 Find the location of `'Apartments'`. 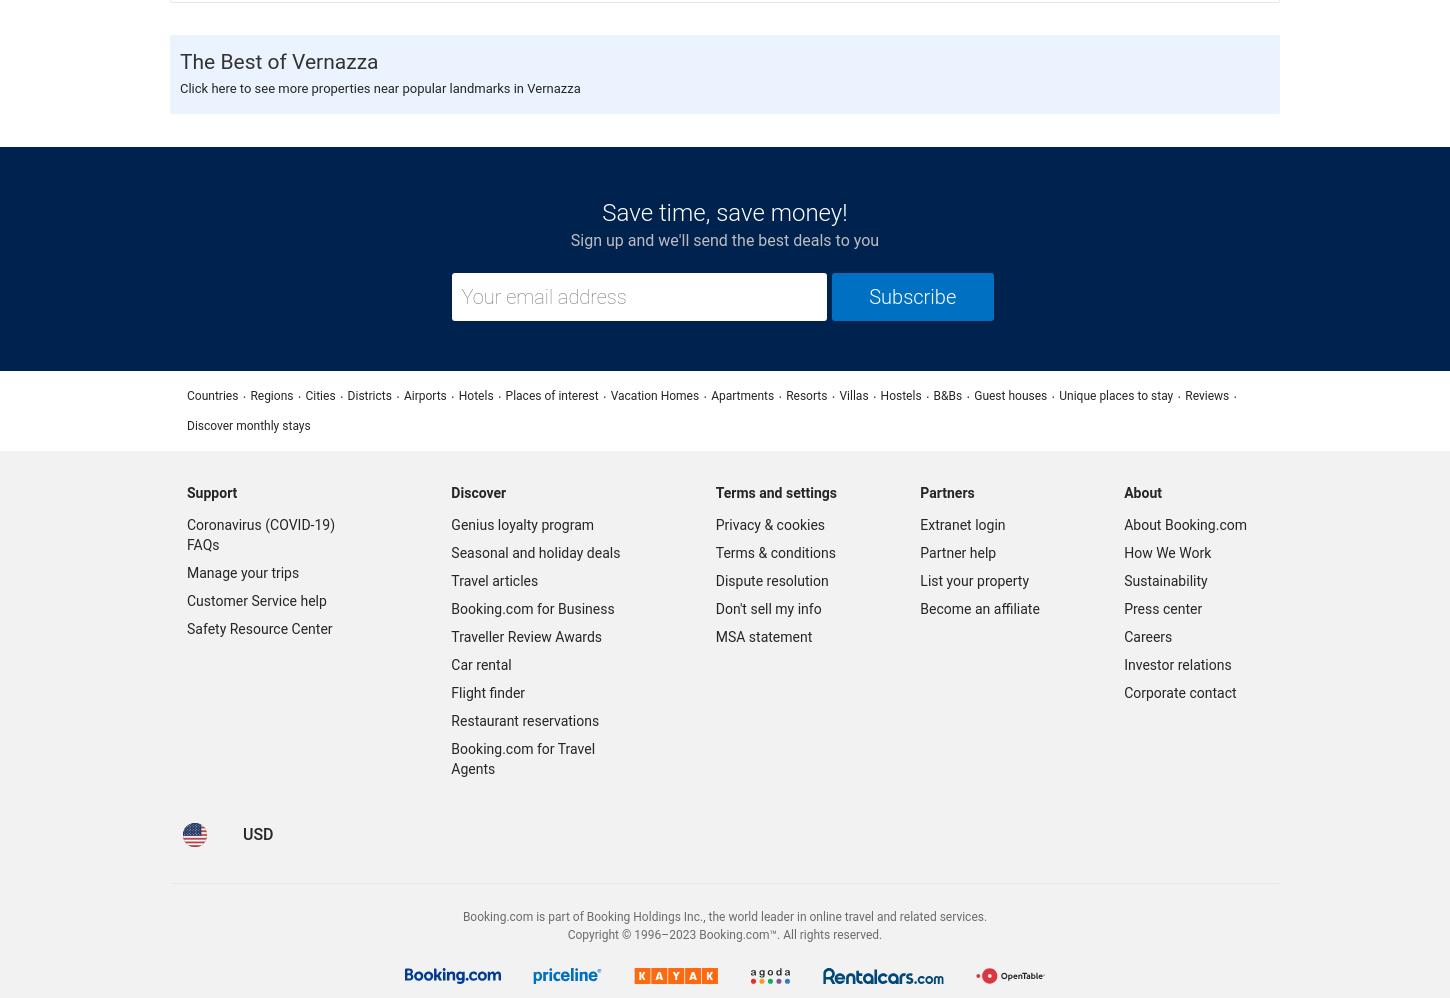

'Apartments' is located at coordinates (742, 394).